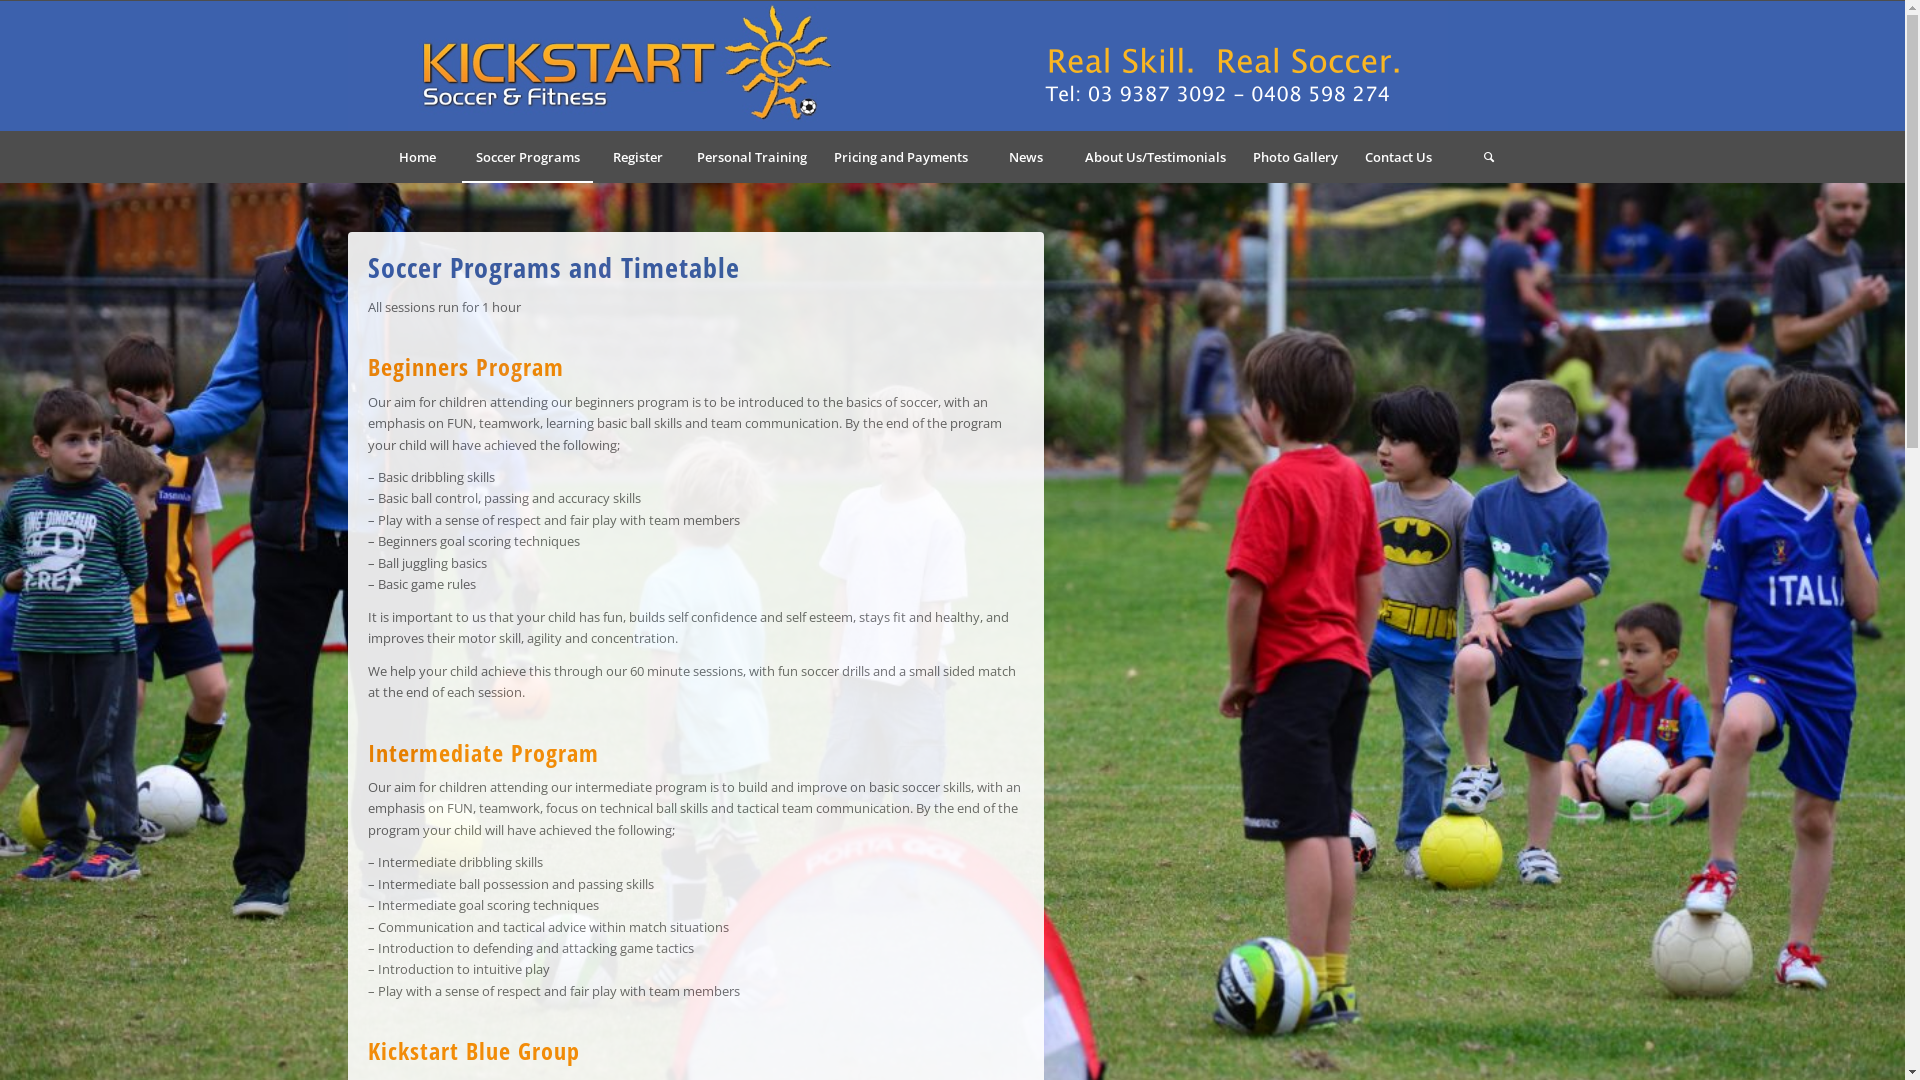 The image size is (1920, 1080). What do you see at coordinates (1395, 156) in the screenshot?
I see `'Contact Us'` at bounding box center [1395, 156].